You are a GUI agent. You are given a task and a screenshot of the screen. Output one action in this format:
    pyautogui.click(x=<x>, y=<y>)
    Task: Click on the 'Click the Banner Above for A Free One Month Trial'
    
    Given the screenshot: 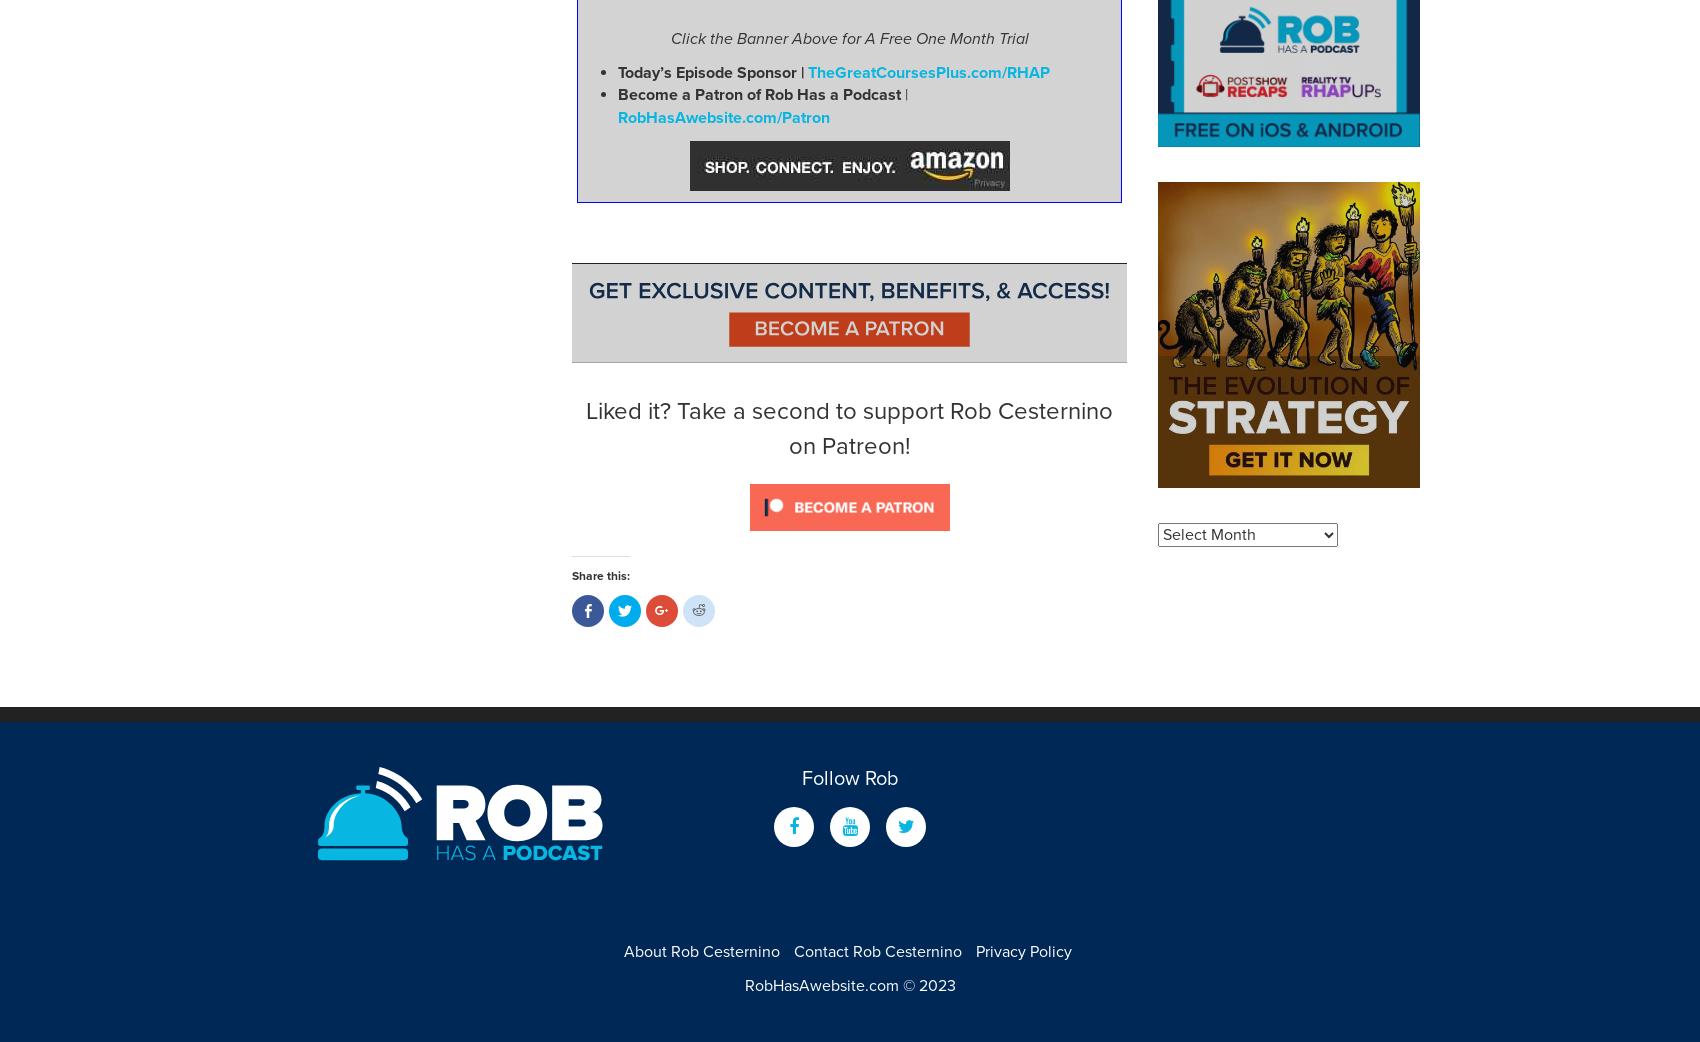 What is the action you would take?
    pyautogui.click(x=847, y=37)
    